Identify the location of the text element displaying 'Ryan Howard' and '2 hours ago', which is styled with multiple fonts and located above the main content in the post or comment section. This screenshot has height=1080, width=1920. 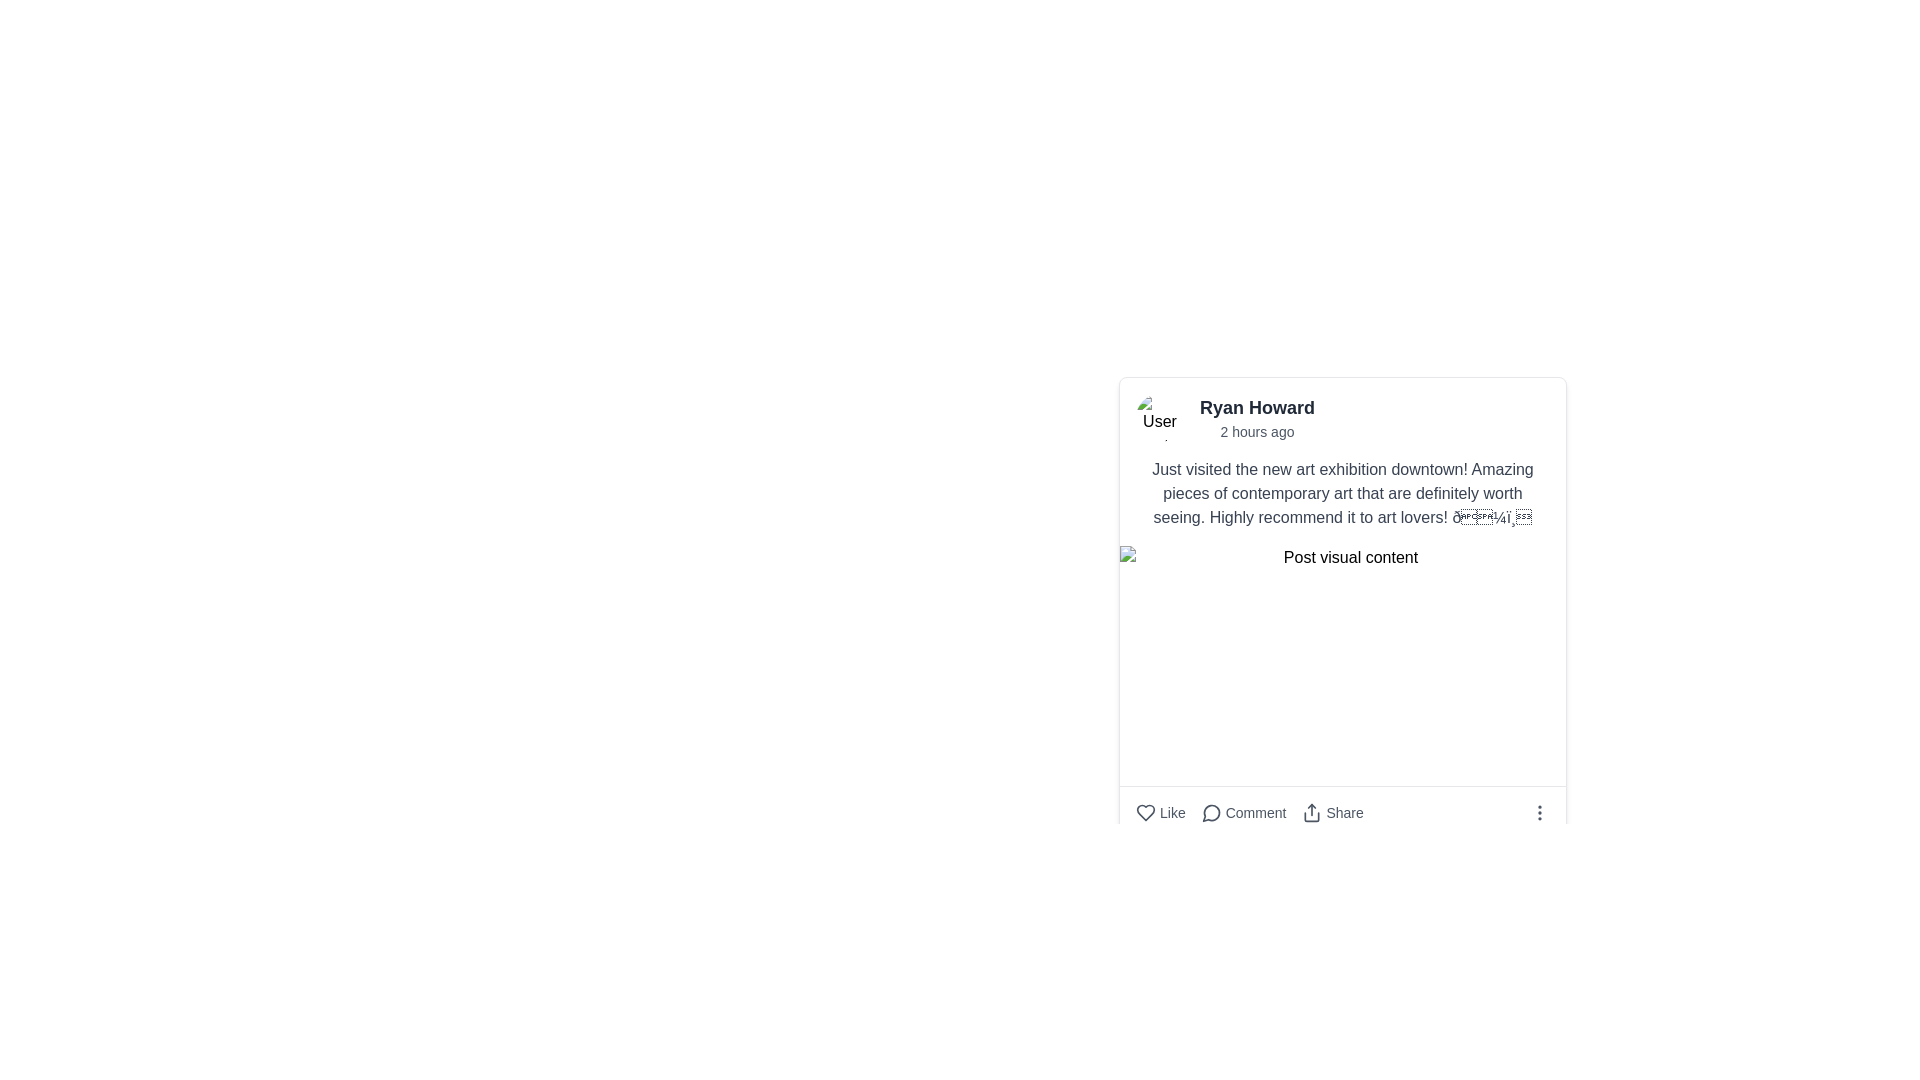
(1256, 416).